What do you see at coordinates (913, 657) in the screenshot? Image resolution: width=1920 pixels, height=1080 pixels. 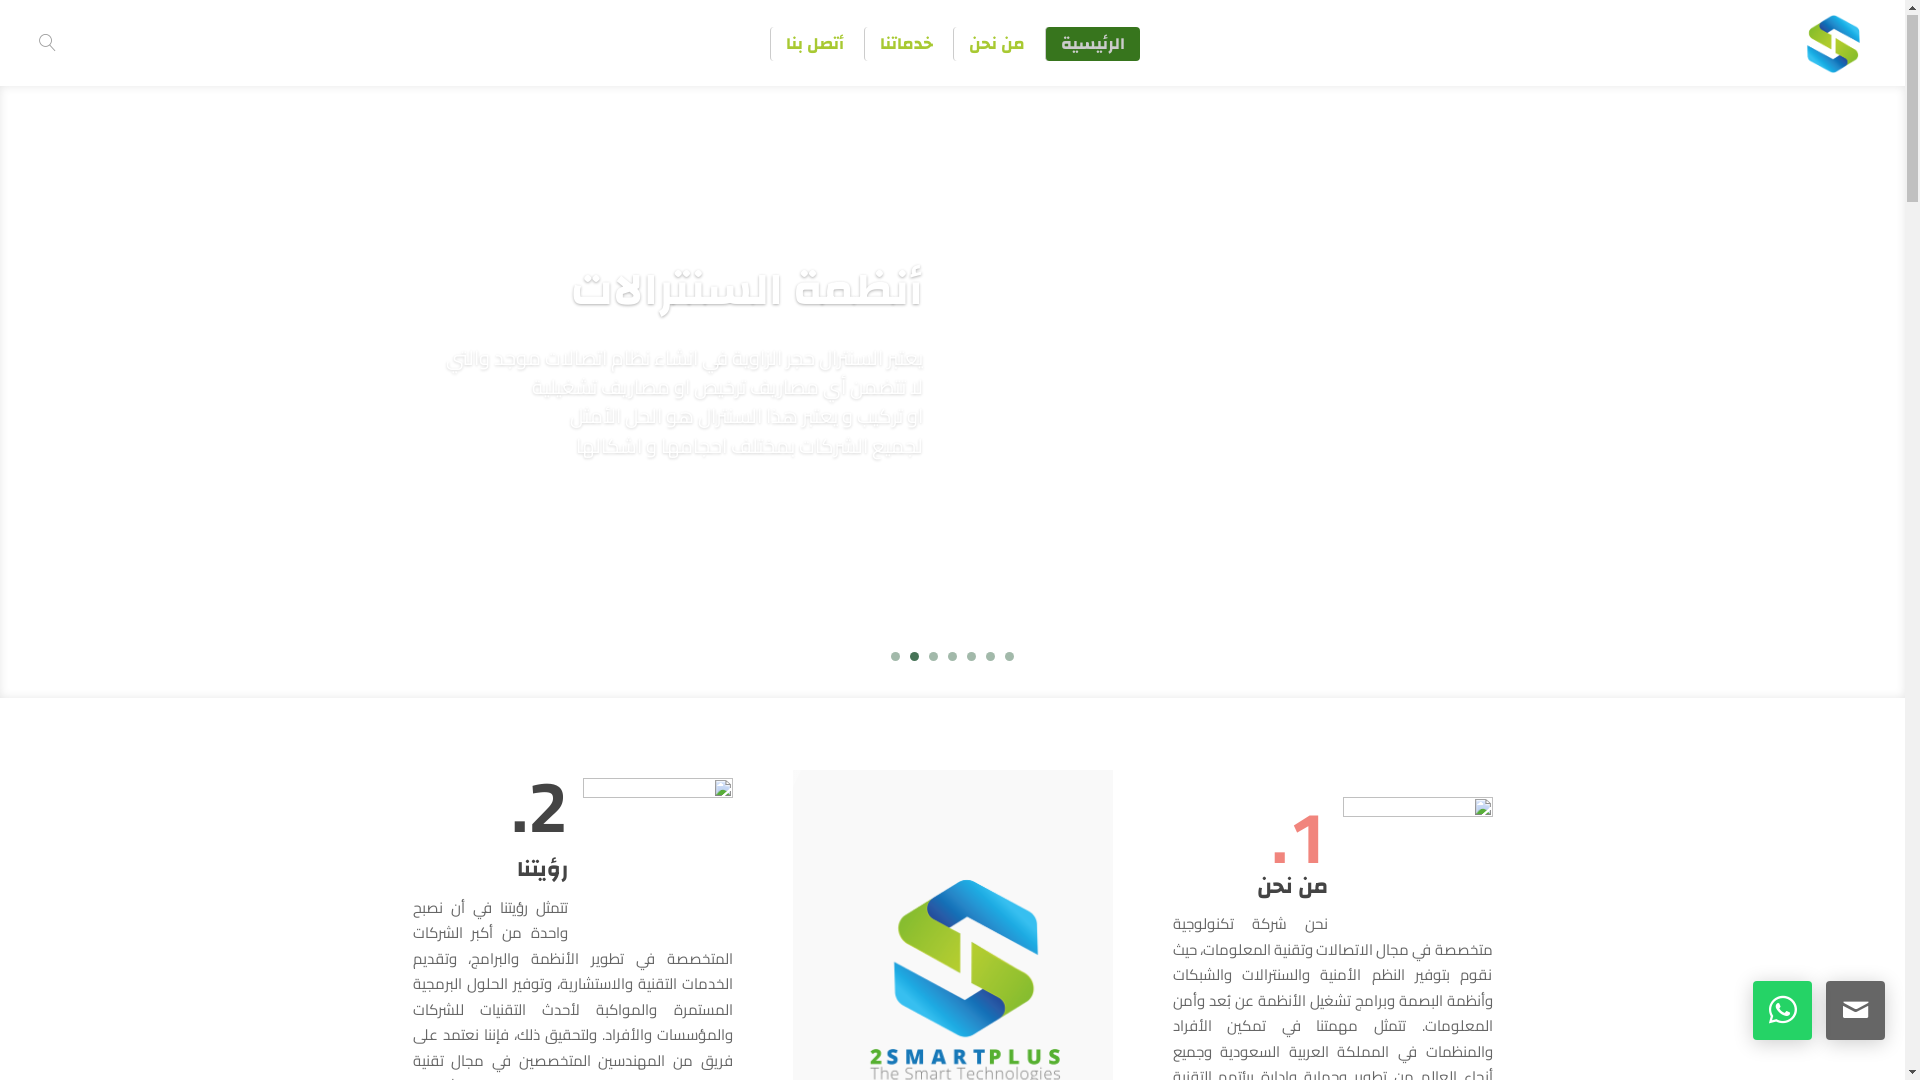 I see `'6'` at bounding box center [913, 657].